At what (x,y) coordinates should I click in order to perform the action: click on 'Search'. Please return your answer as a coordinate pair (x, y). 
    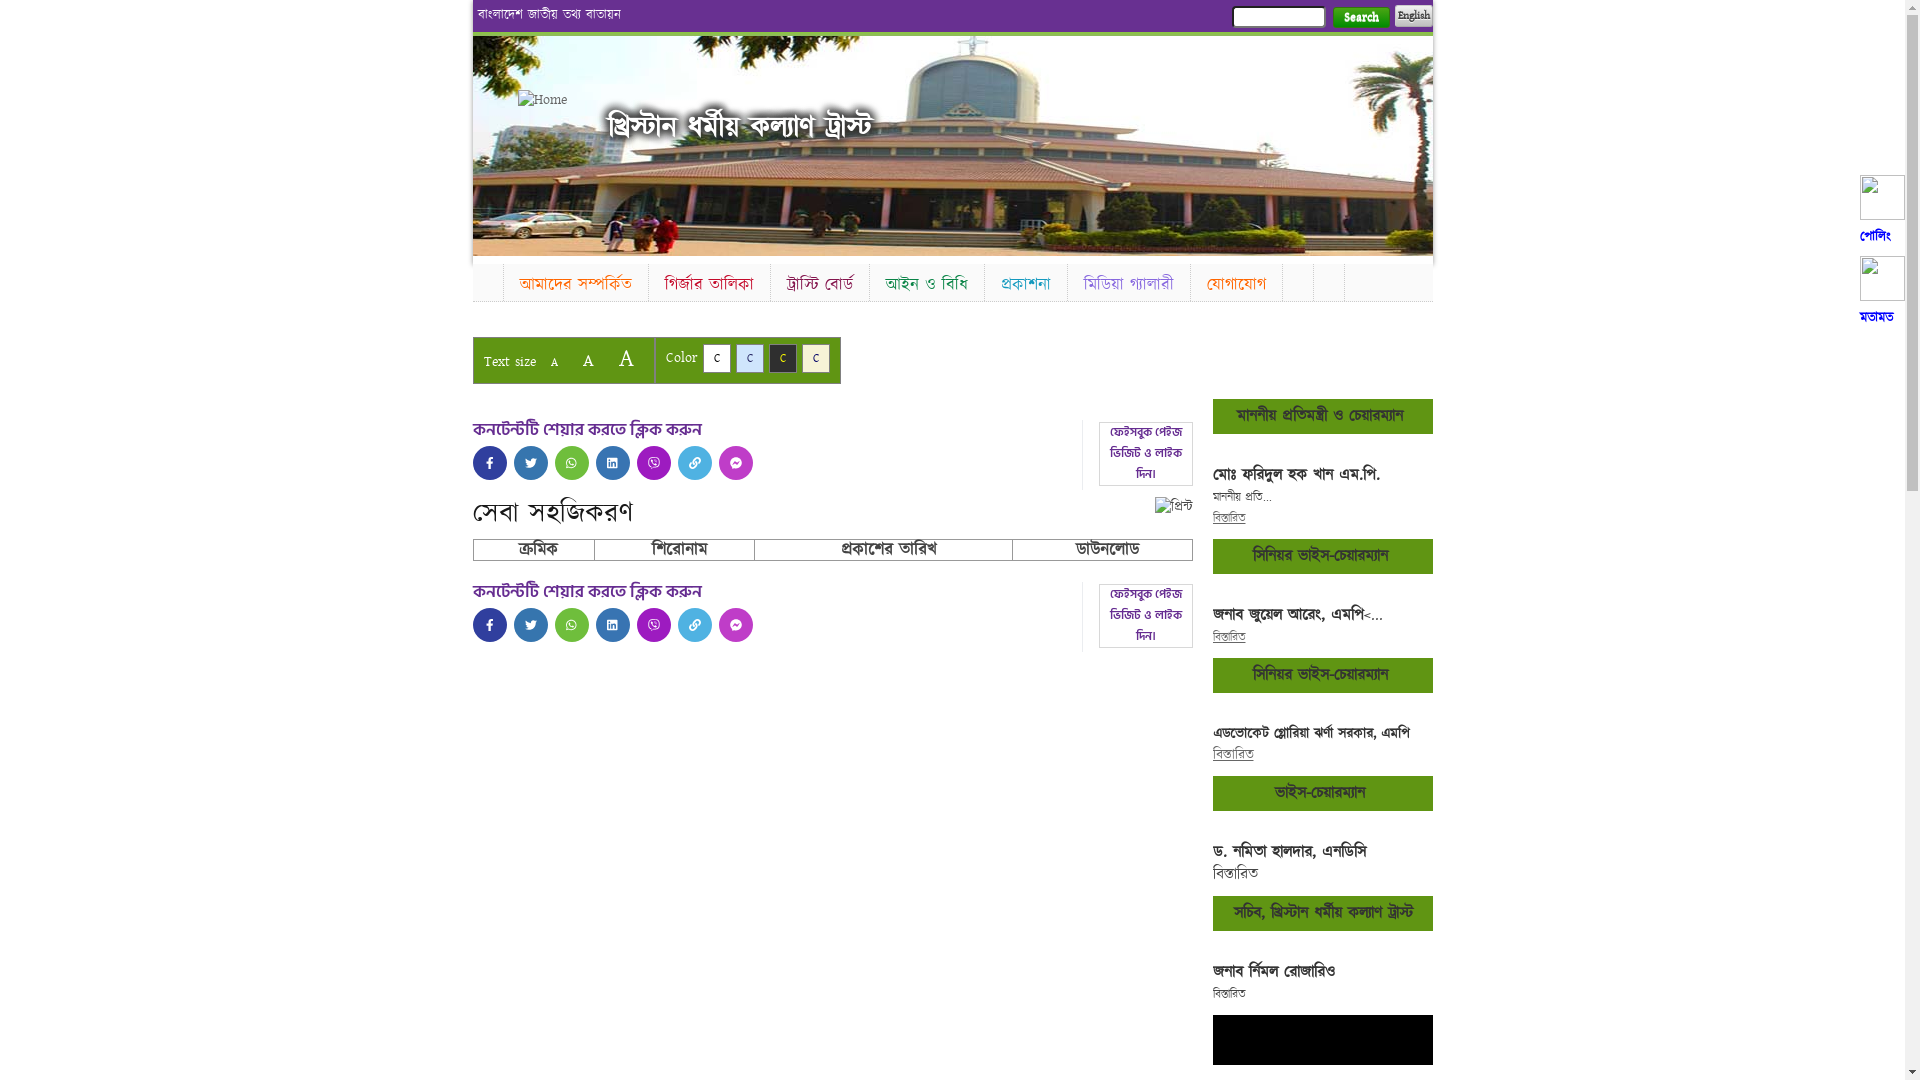
    Looking at the image, I should click on (1360, 17).